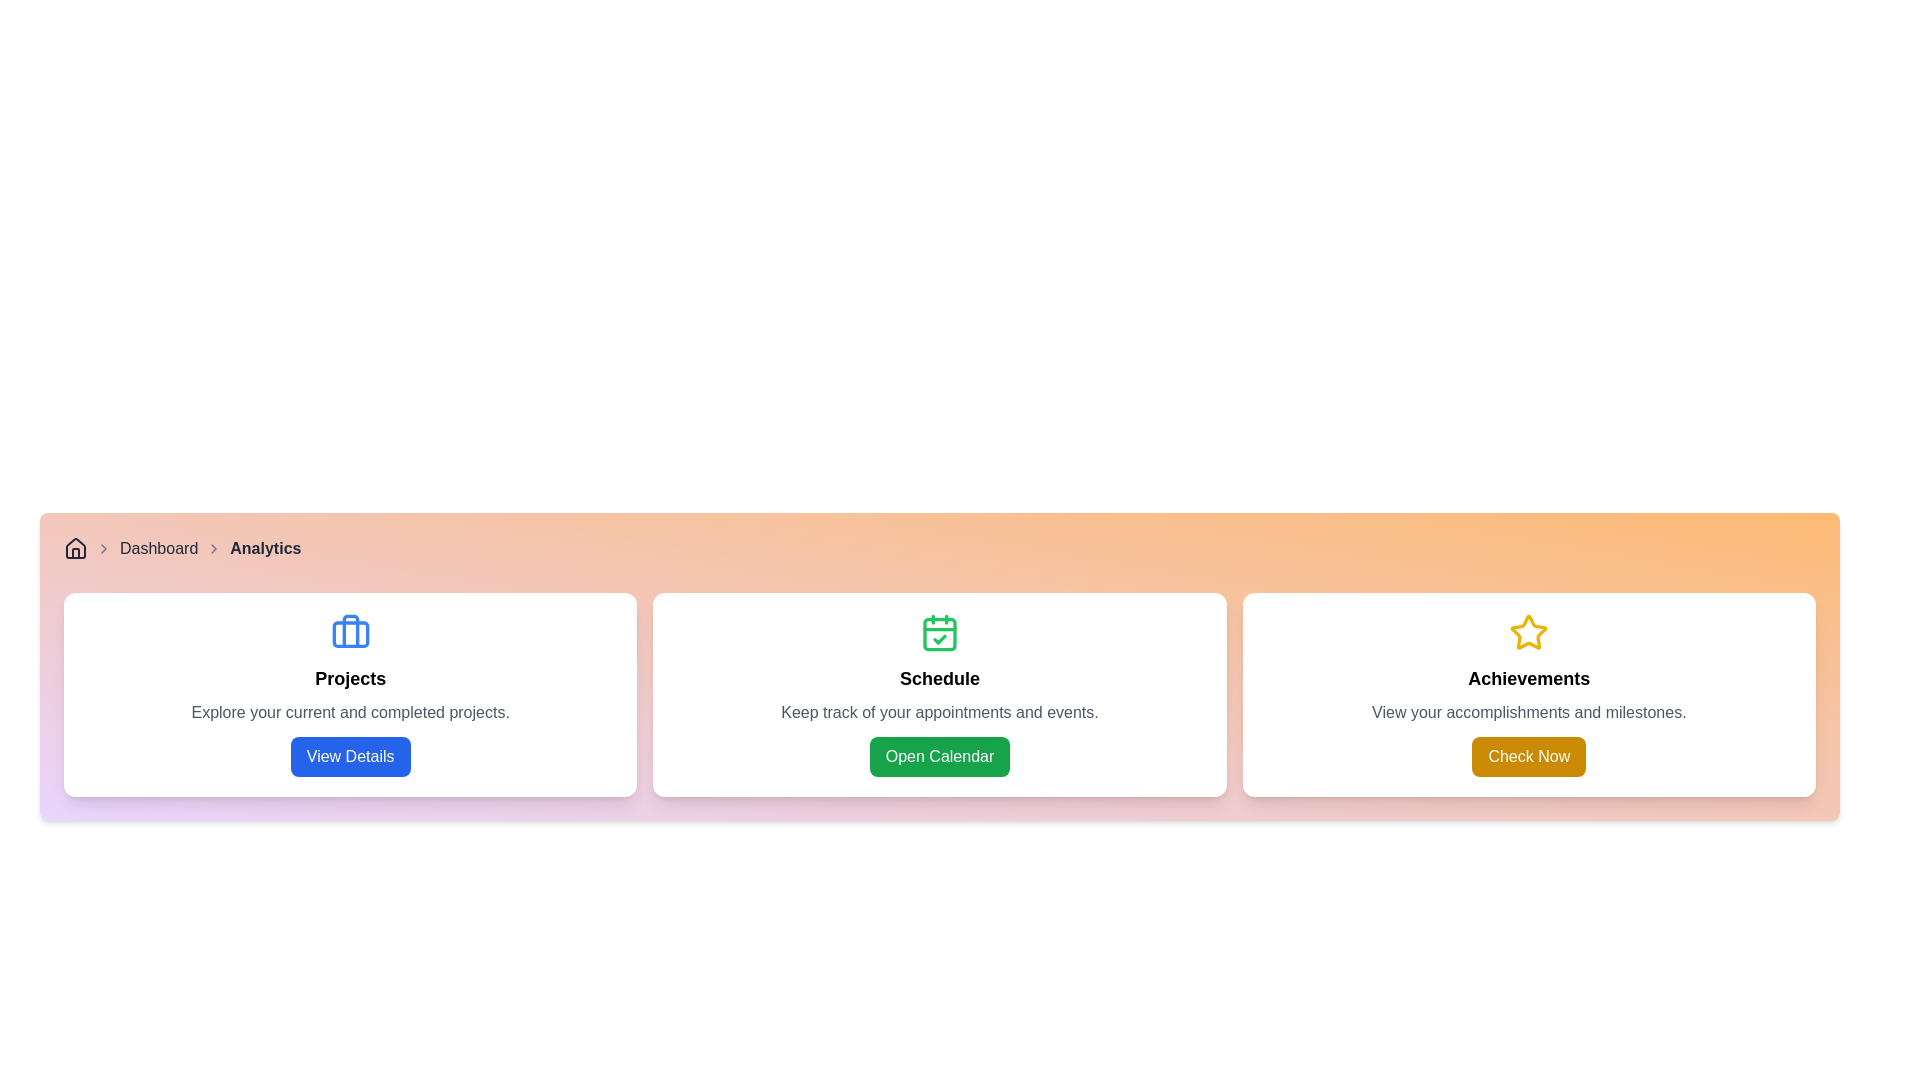  Describe the element at coordinates (350, 712) in the screenshot. I see `the Text Label that provides a descriptive summary of the card's content within the 'Projects' card, located below the title and above the 'View Details' button` at that location.